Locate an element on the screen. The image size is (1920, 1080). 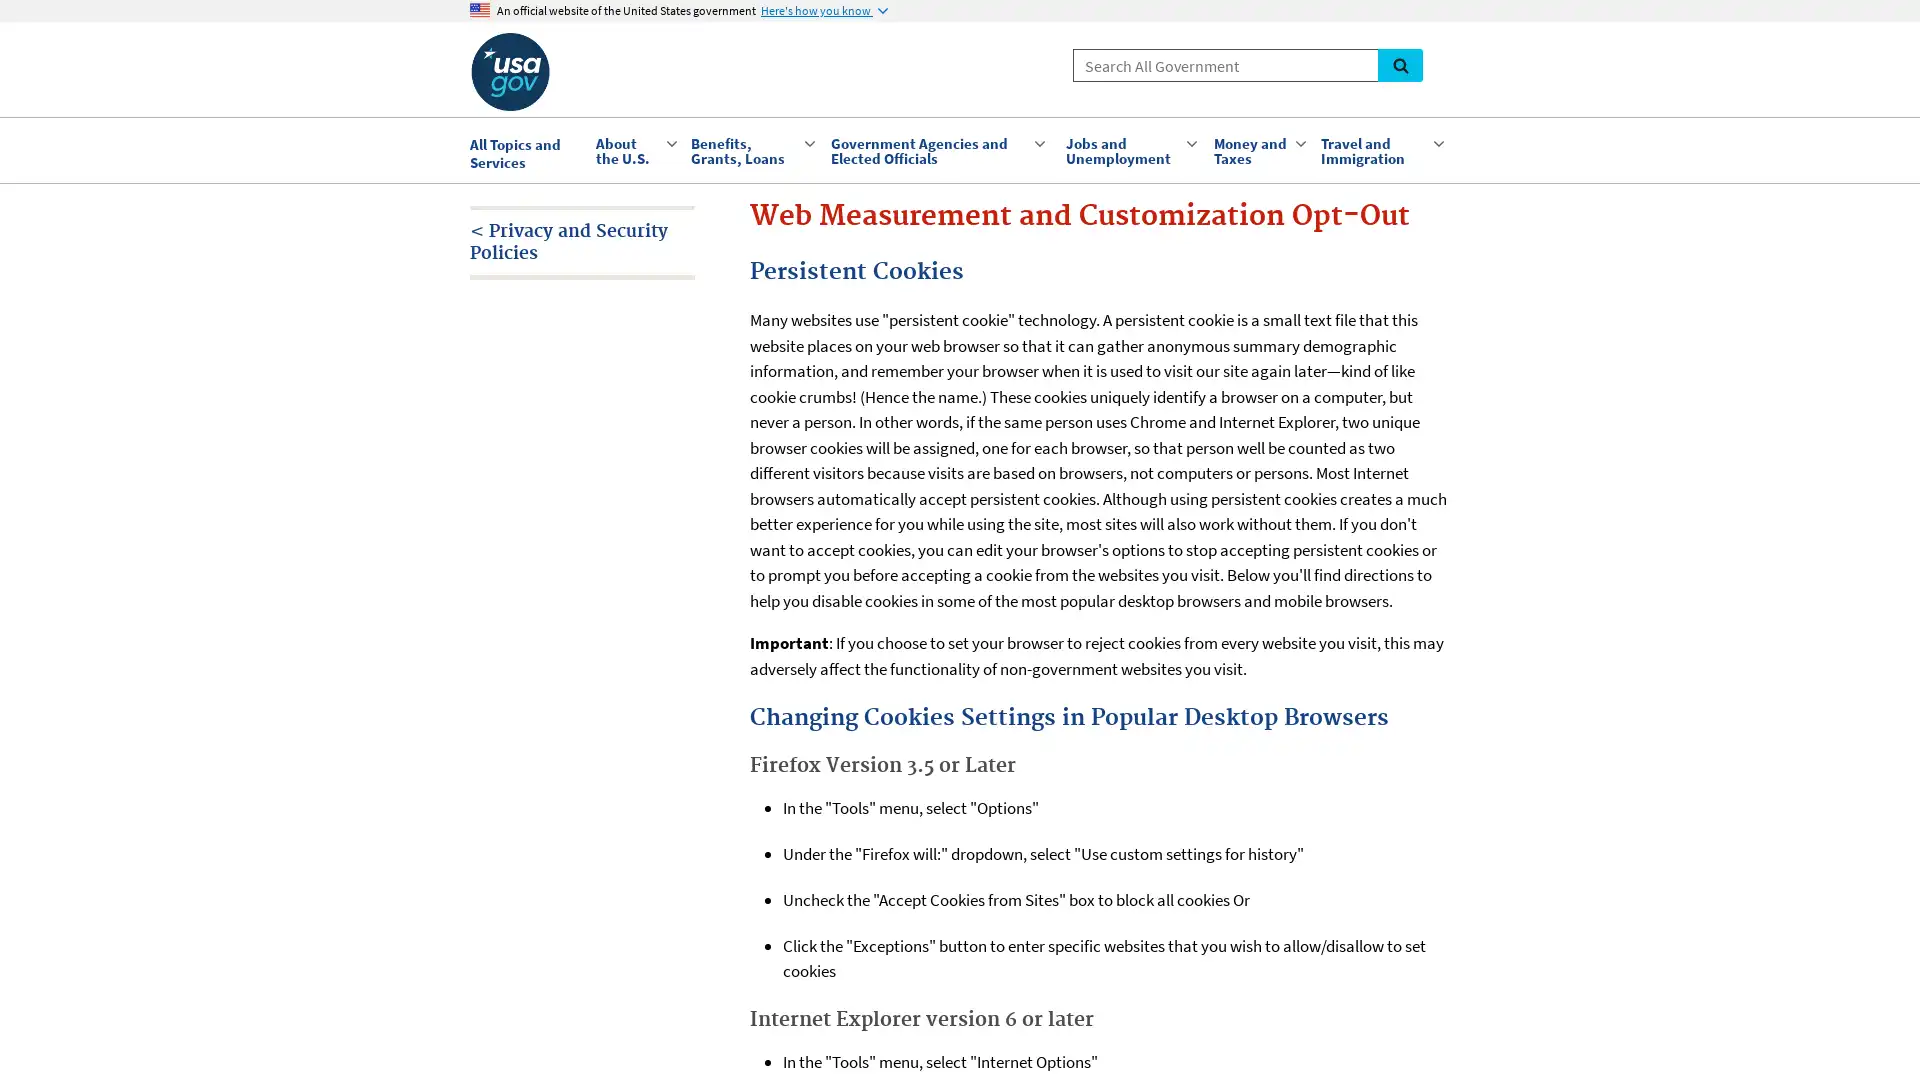
Travel and Immigration is located at coordinates (1379, 149).